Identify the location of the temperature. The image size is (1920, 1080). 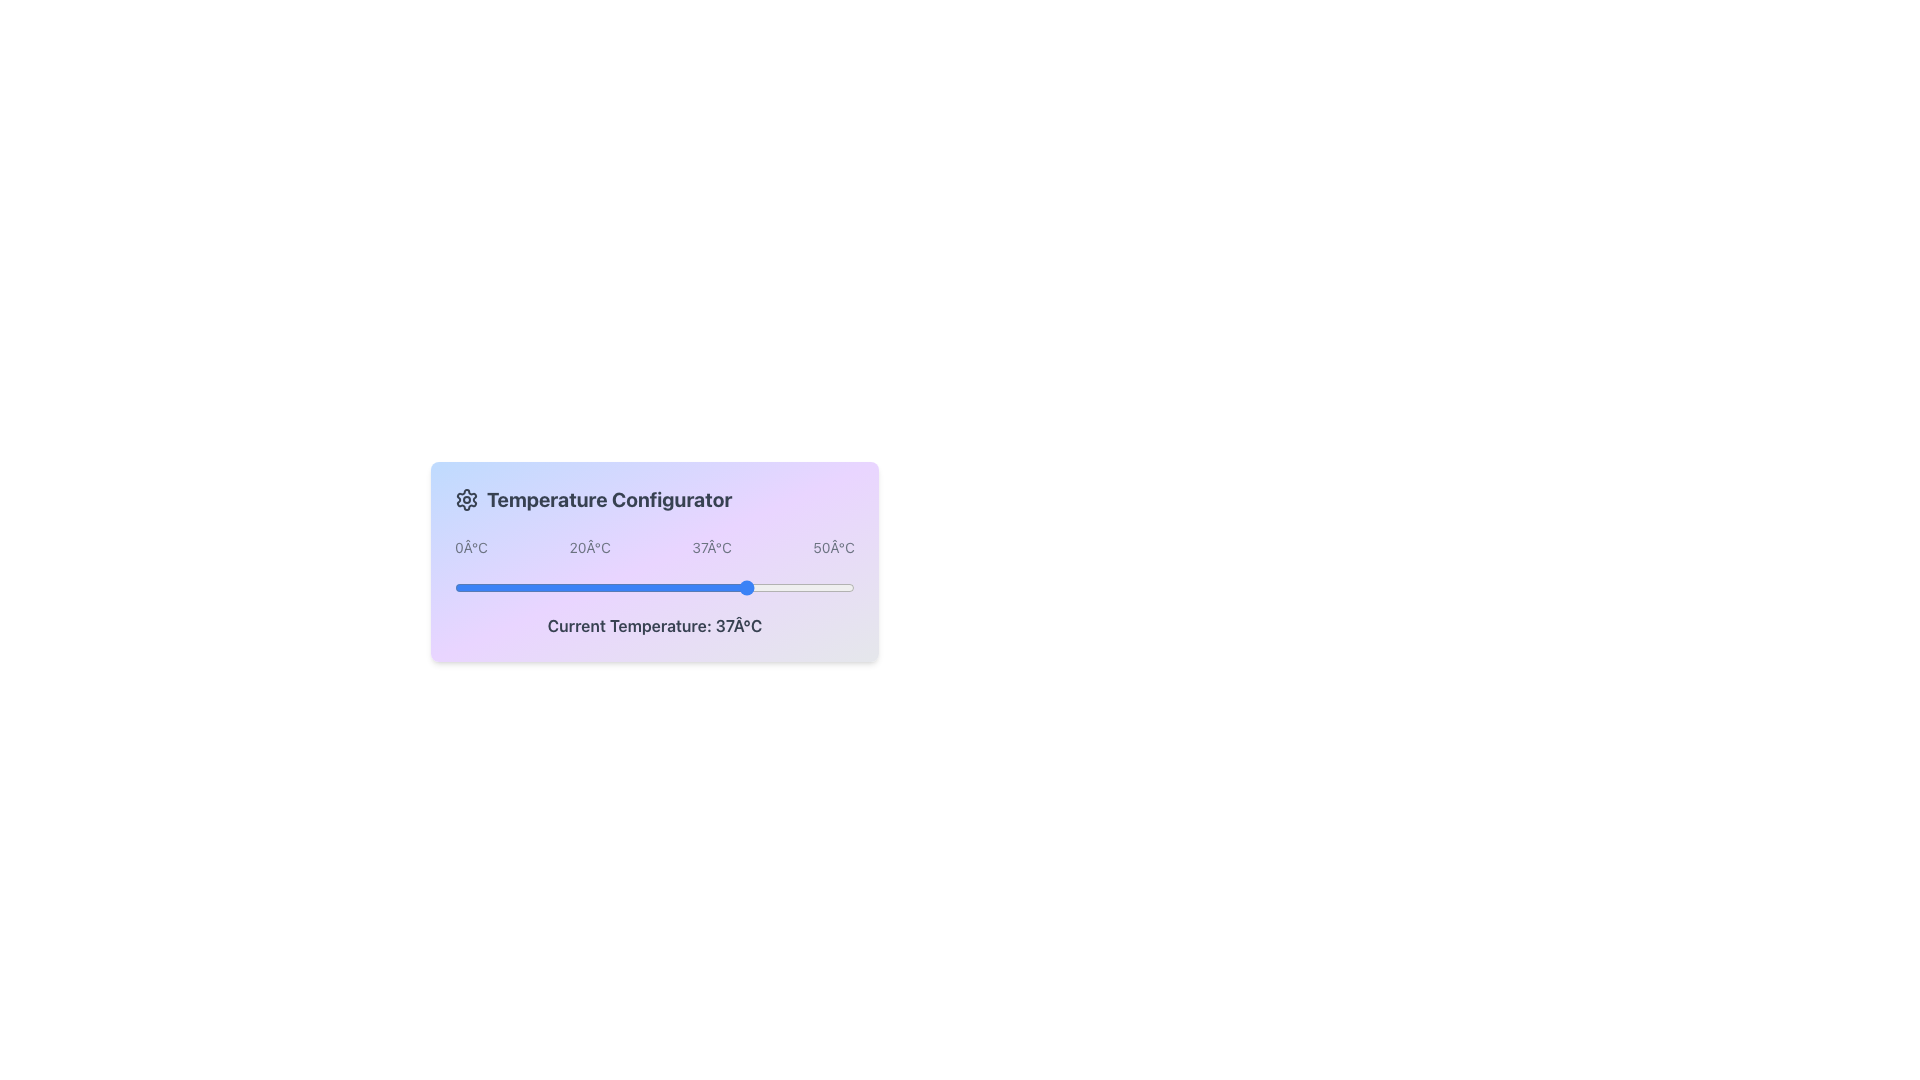
(710, 586).